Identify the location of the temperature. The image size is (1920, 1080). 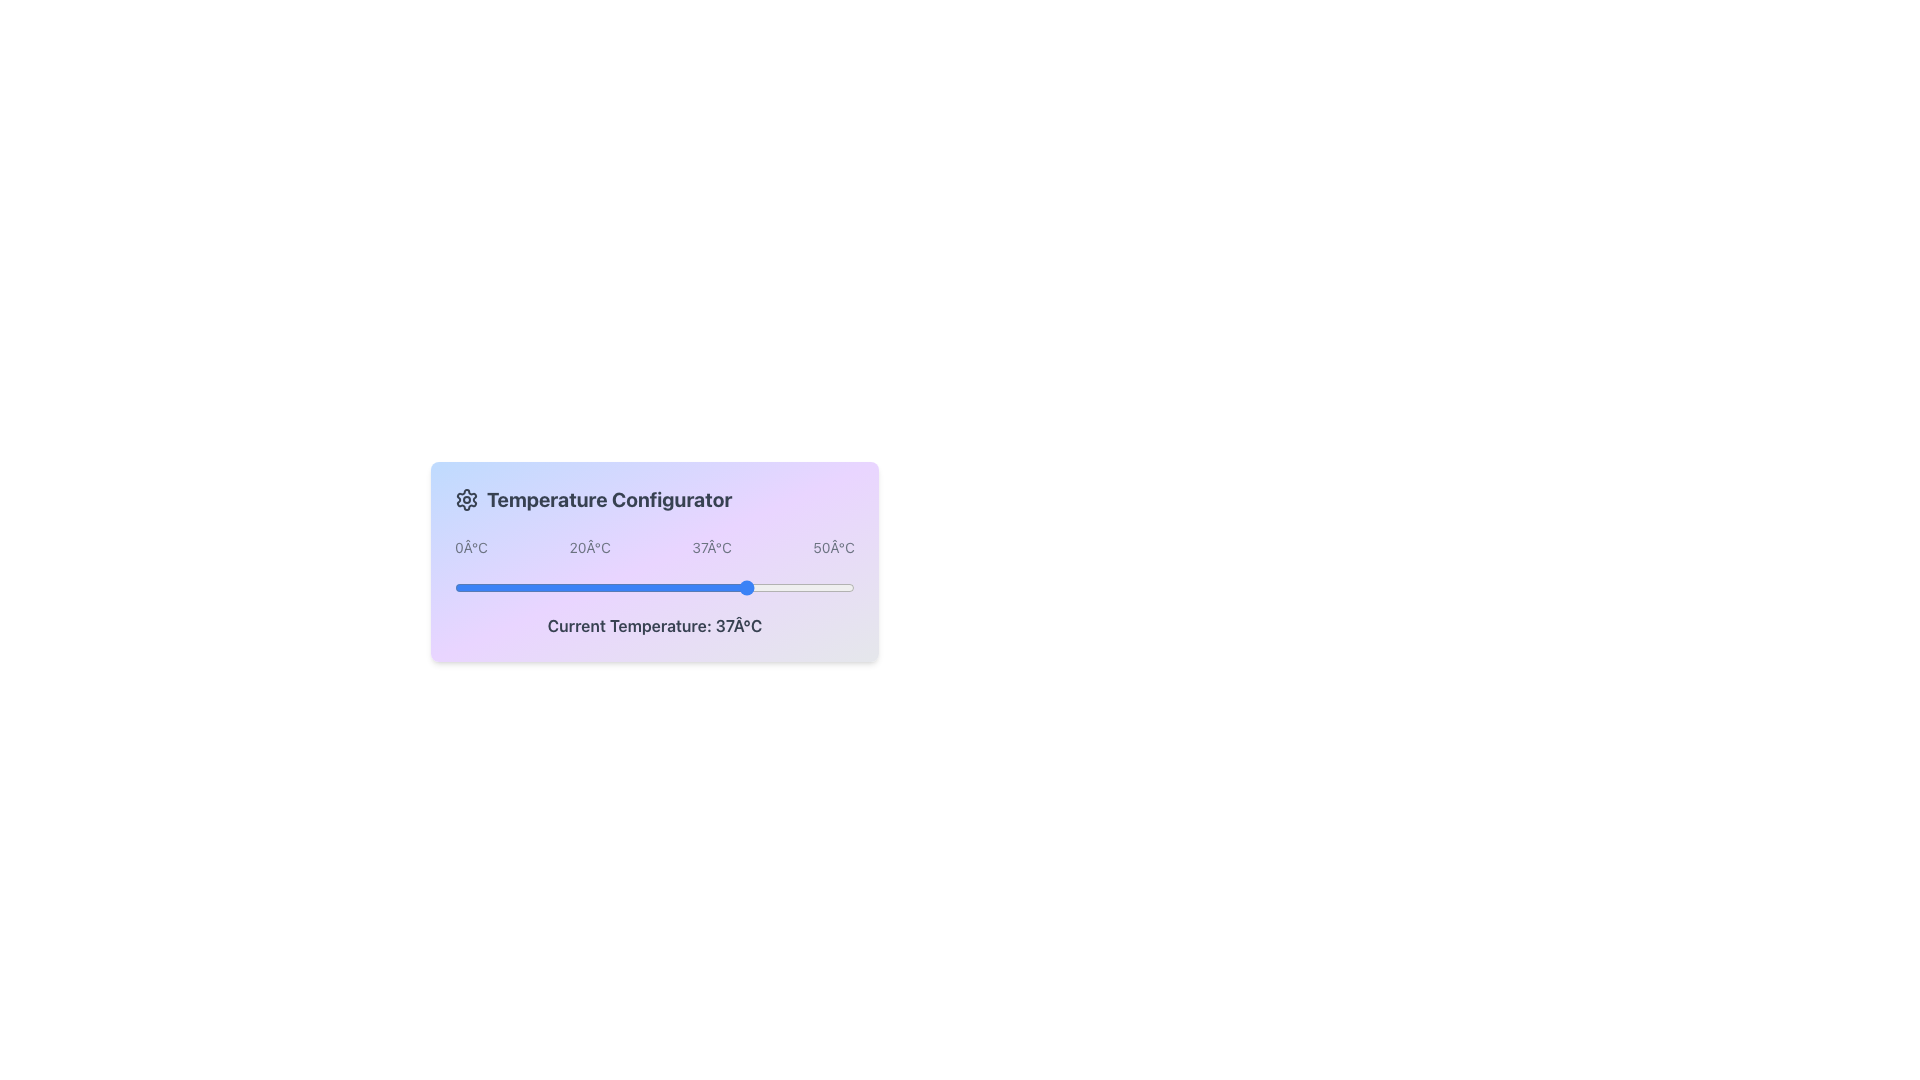
(710, 586).